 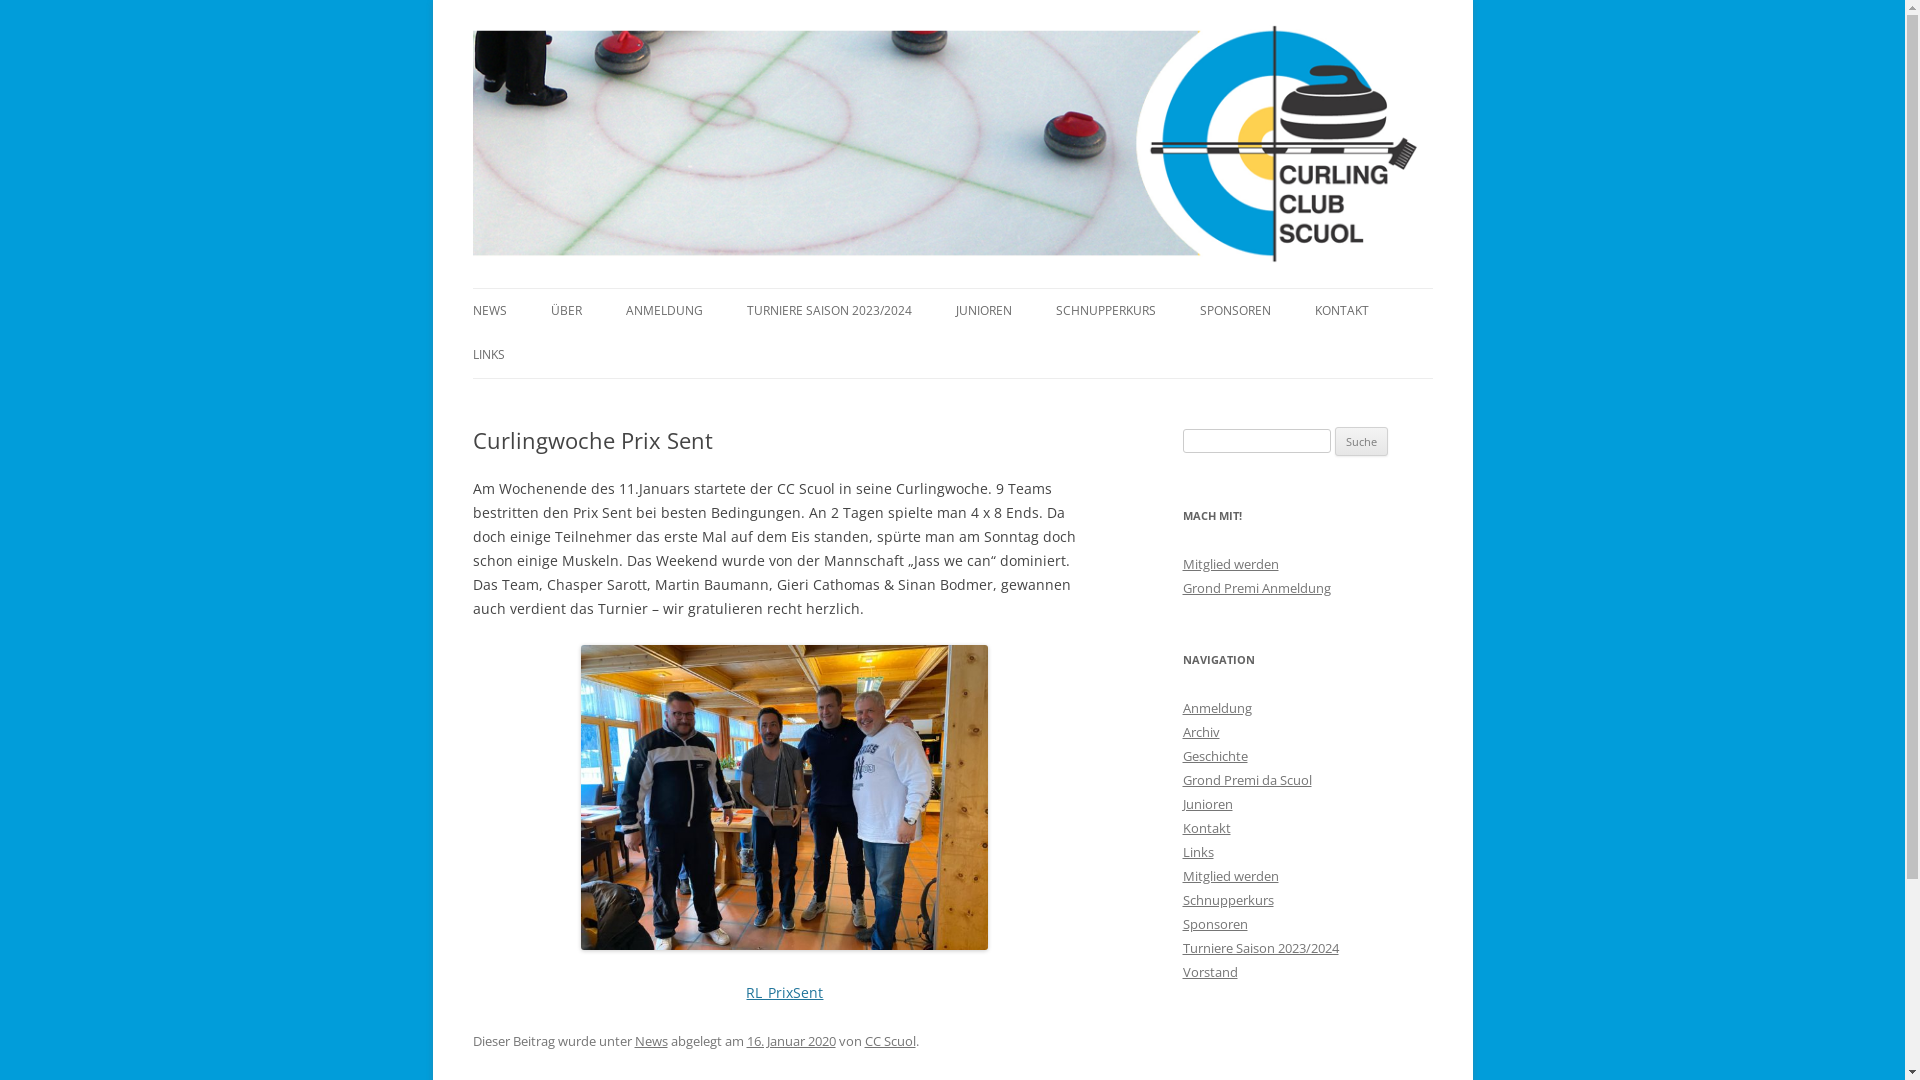 I want to click on 'Geschichte', so click(x=1213, y=756).